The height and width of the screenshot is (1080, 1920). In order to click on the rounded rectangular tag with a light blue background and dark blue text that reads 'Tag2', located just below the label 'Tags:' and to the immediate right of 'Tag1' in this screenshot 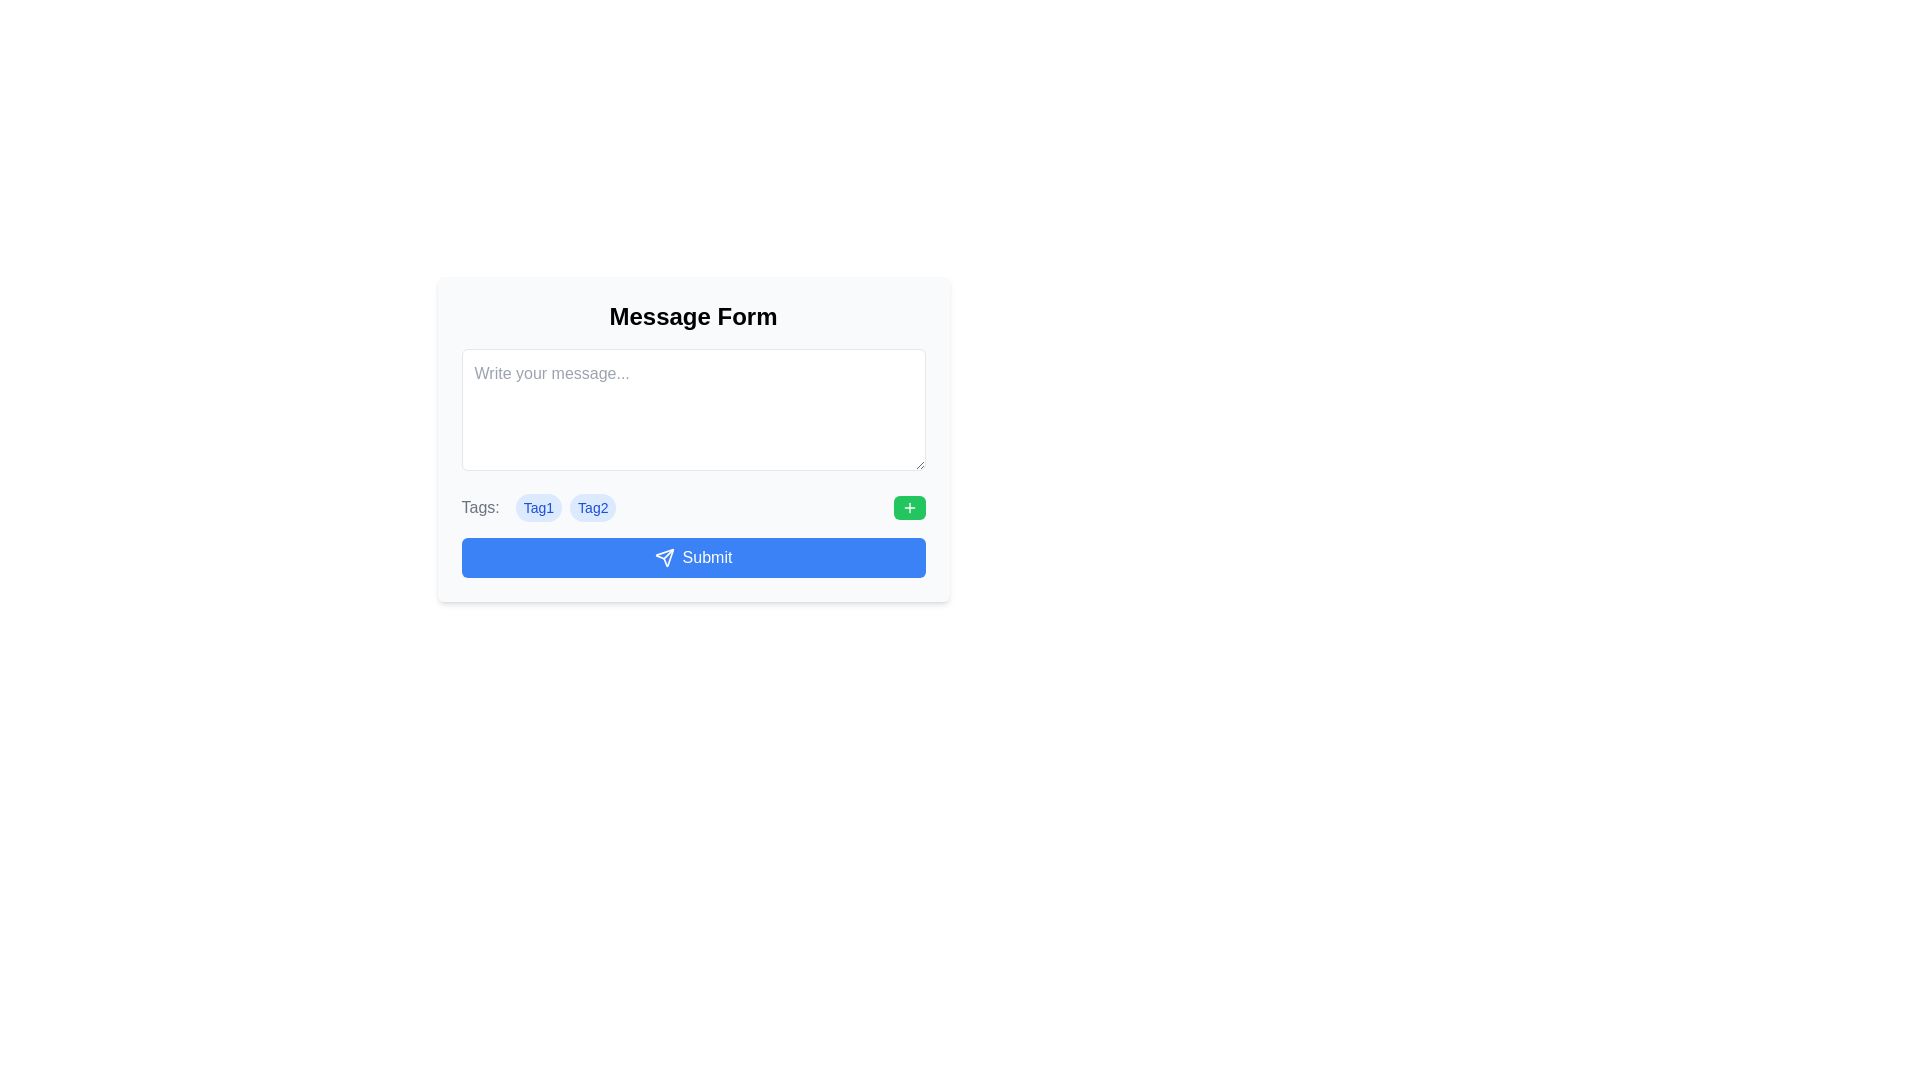, I will do `click(592, 507)`.